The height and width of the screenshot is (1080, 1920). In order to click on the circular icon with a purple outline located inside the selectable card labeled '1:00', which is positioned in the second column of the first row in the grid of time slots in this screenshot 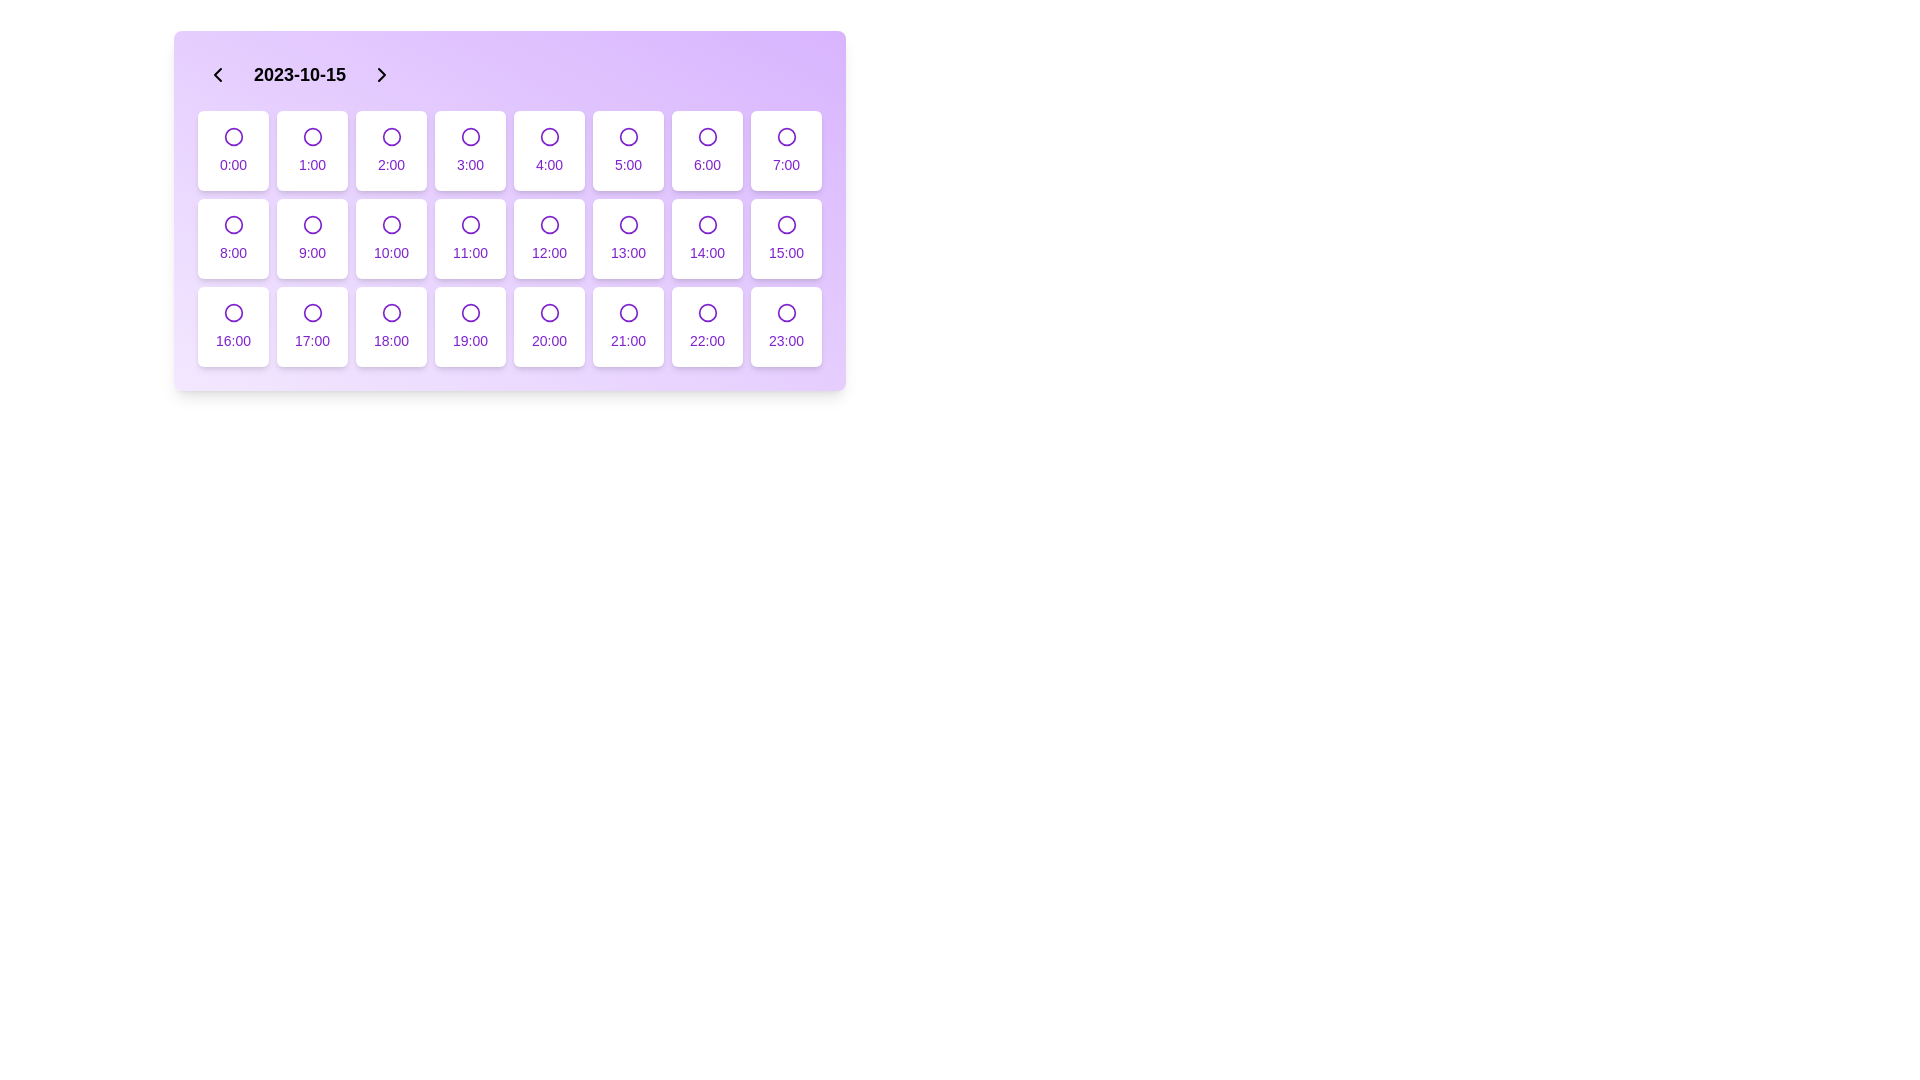, I will do `click(311, 136)`.